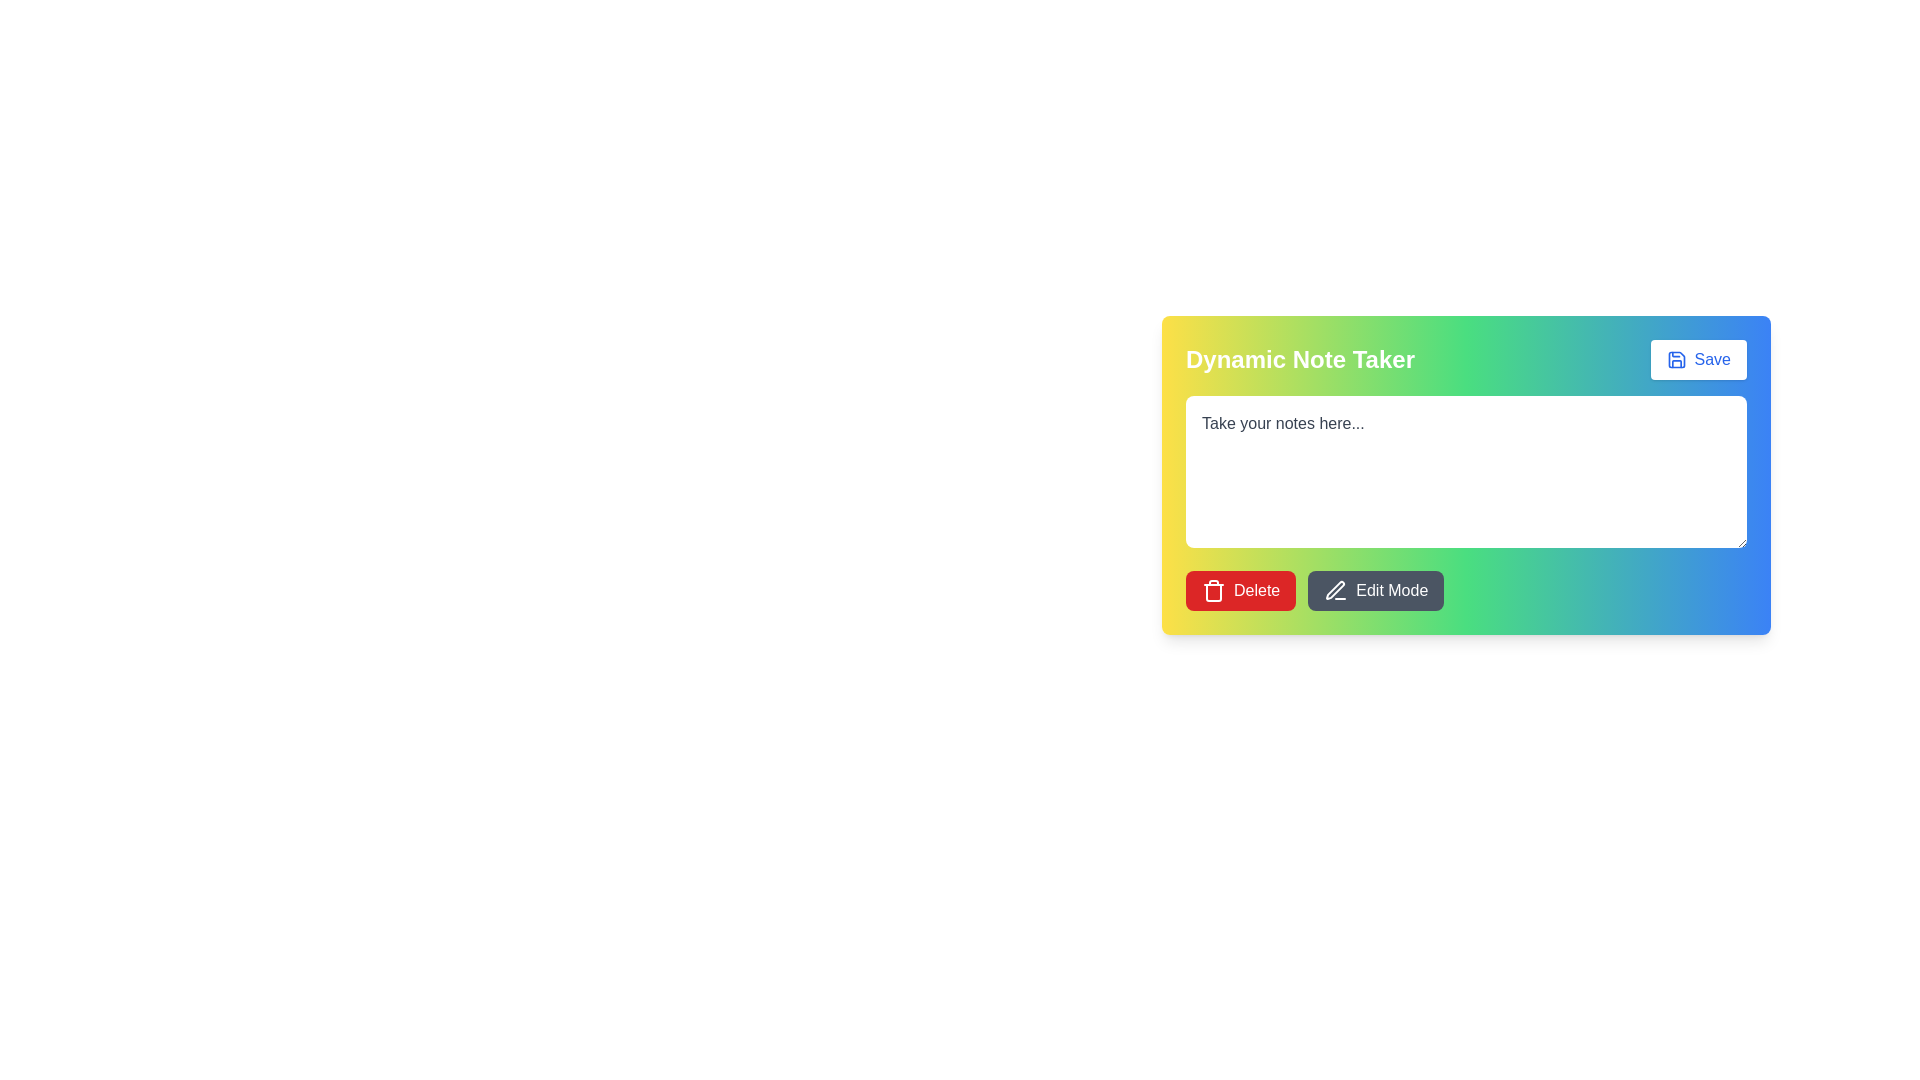 This screenshot has width=1920, height=1080. Describe the element at coordinates (1256, 589) in the screenshot. I see `the red 'Delete' button located at the bottom-left of the note-taking panel` at that location.